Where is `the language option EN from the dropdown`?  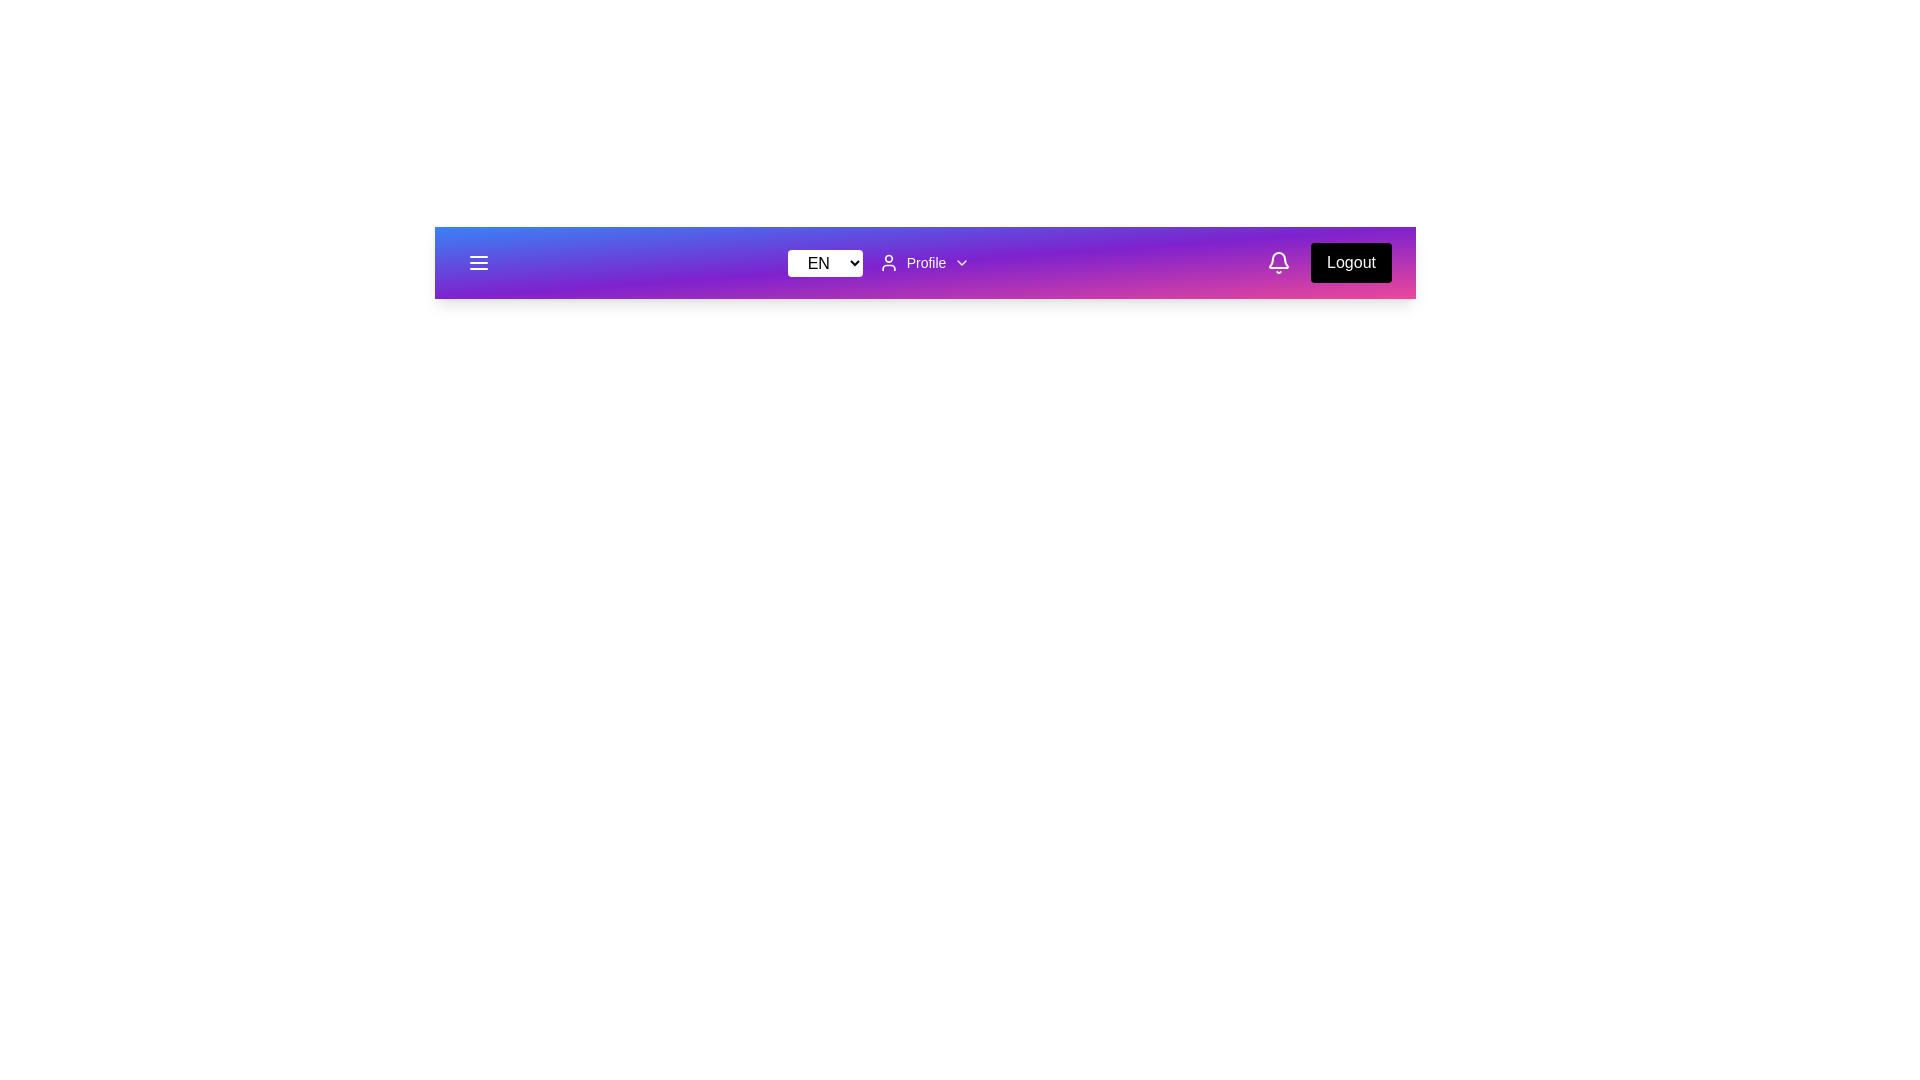 the language option EN from the dropdown is located at coordinates (825, 261).